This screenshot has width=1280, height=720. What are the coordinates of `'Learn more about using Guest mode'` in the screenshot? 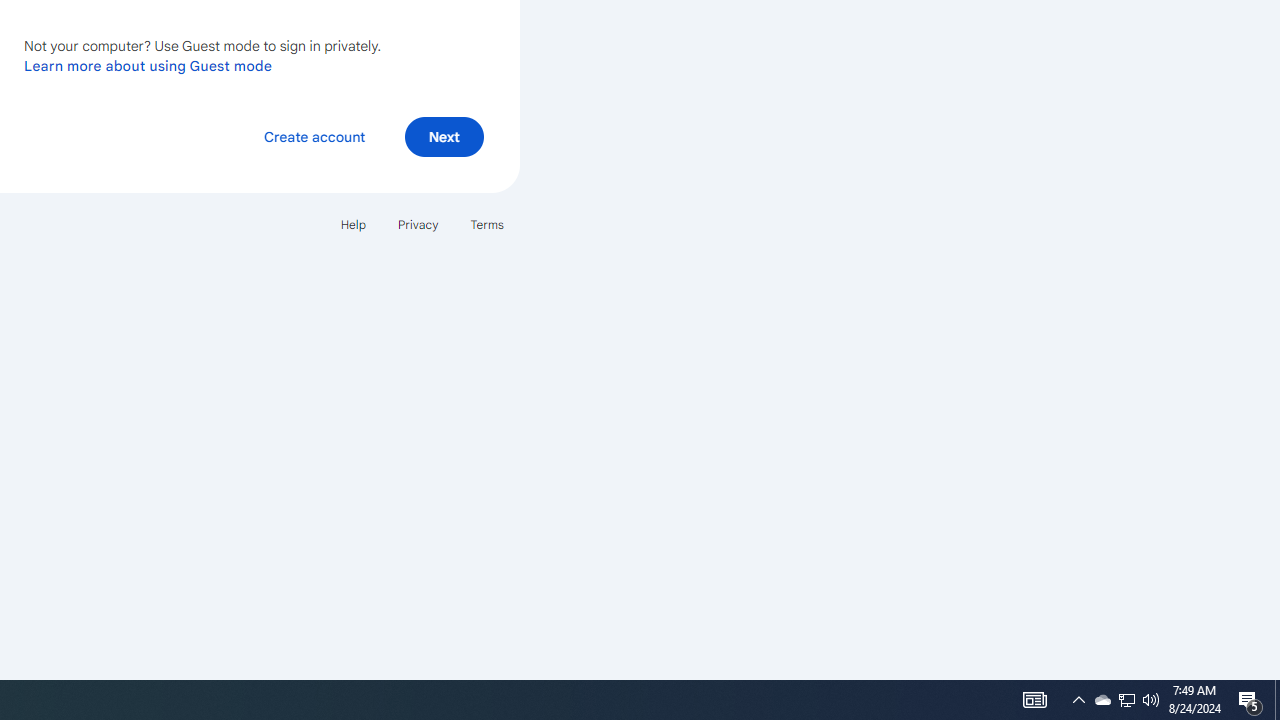 It's located at (147, 64).